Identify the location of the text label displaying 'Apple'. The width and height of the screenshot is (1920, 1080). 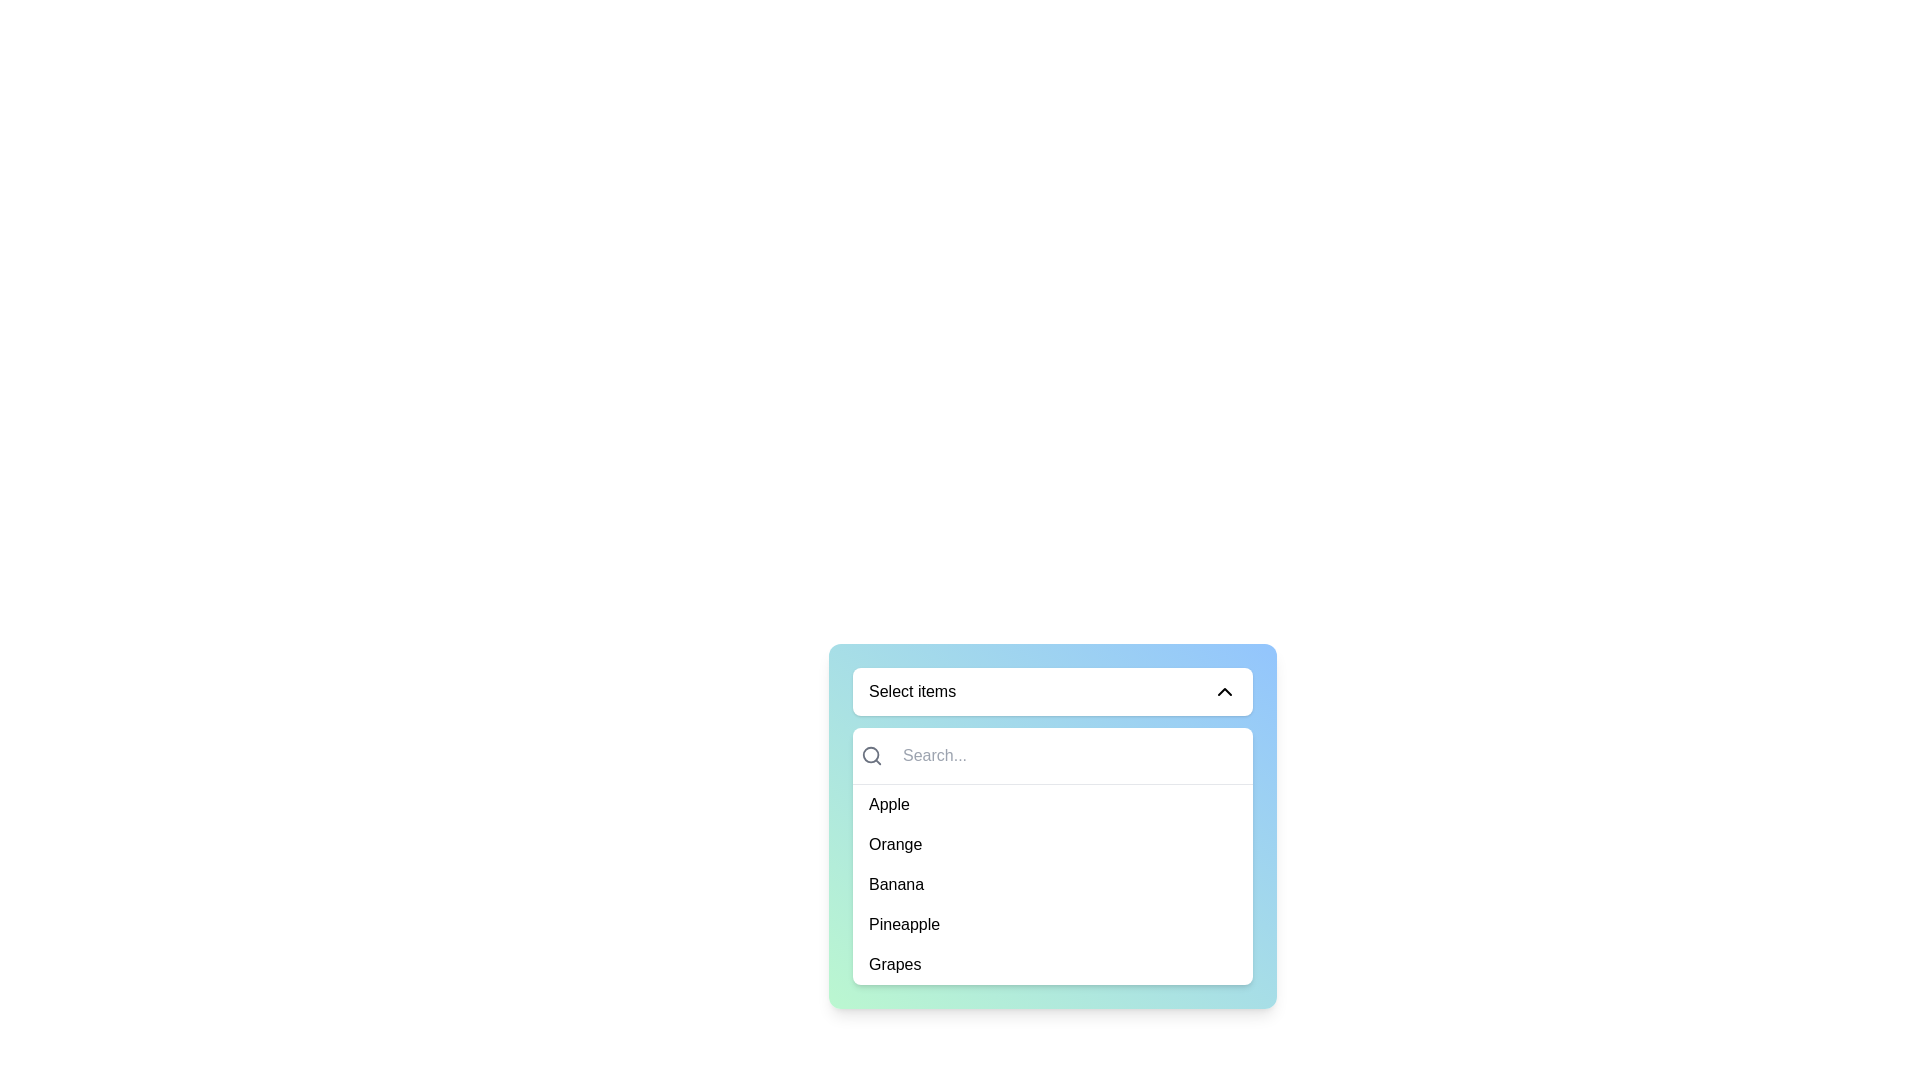
(888, 804).